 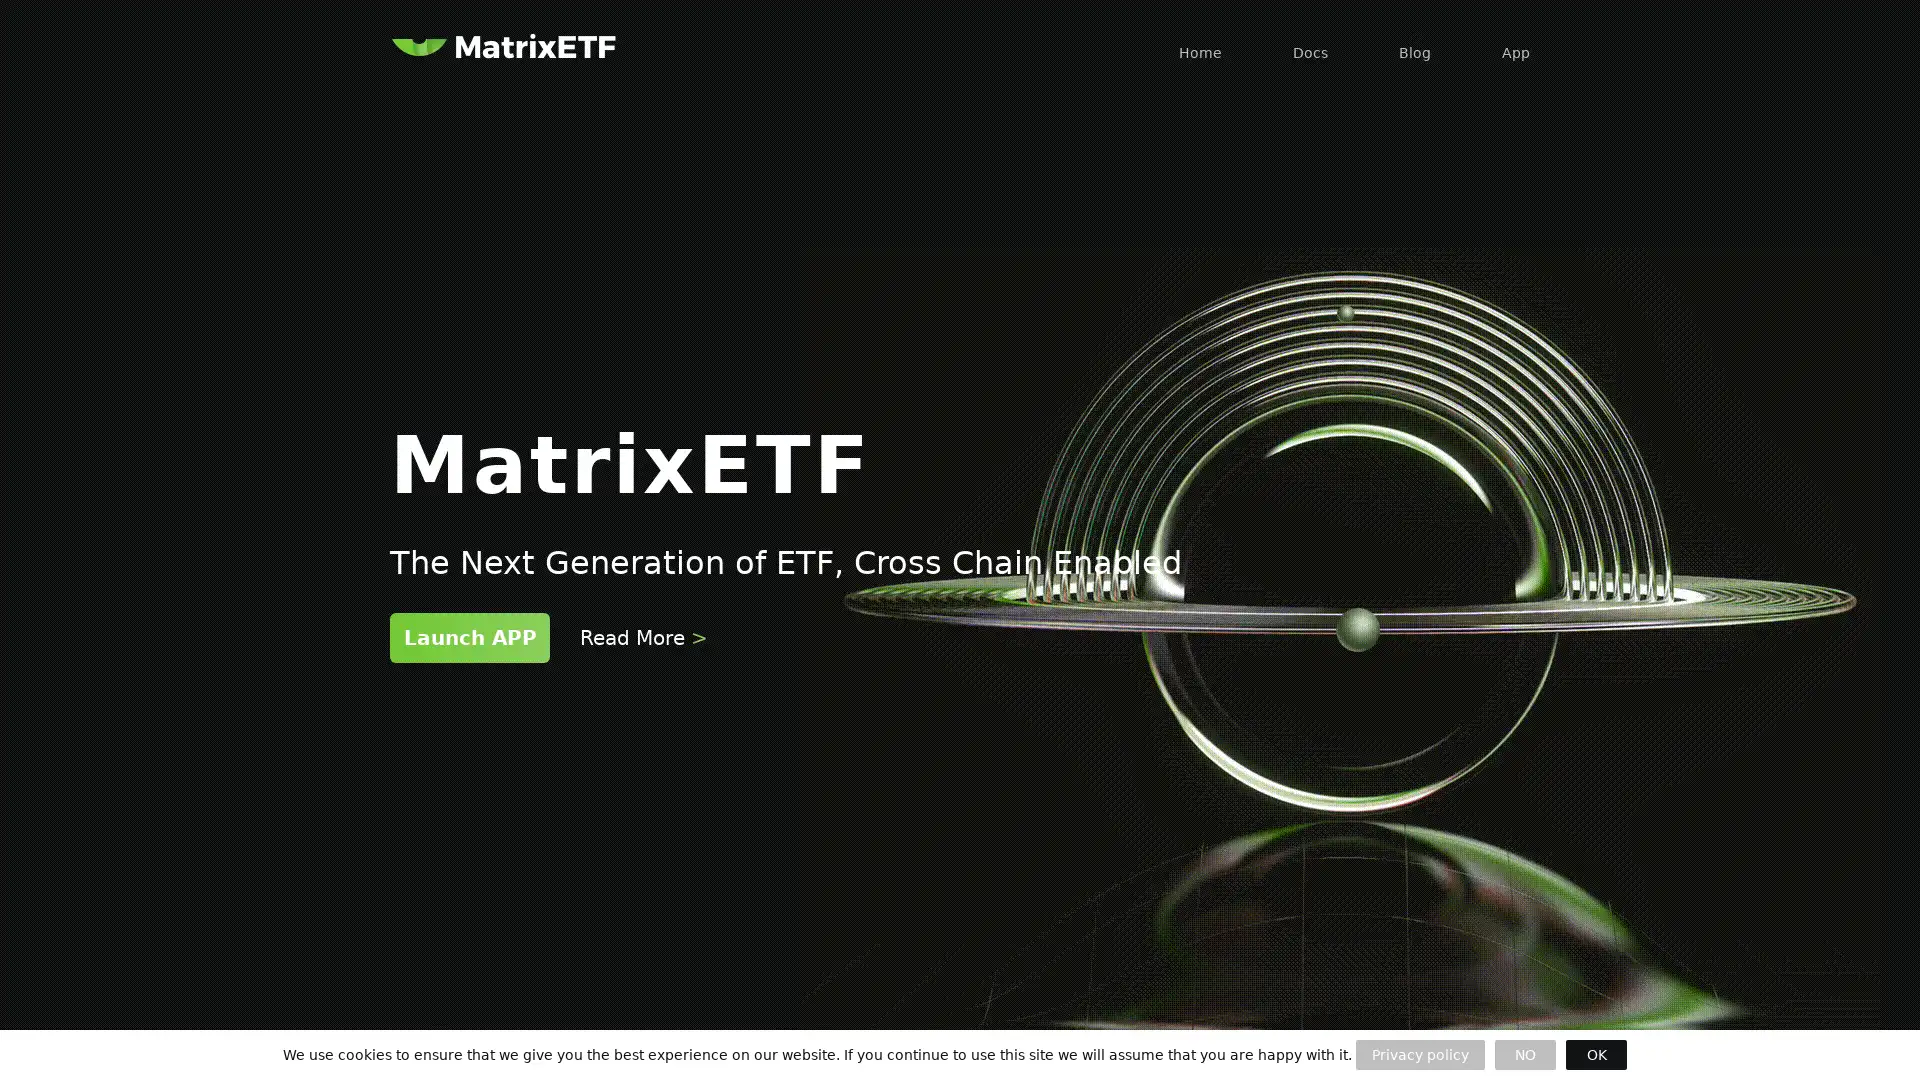 What do you see at coordinates (1419, 1054) in the screenshot?
I see `Privacy policy` at bounding box center [1419, 1054].